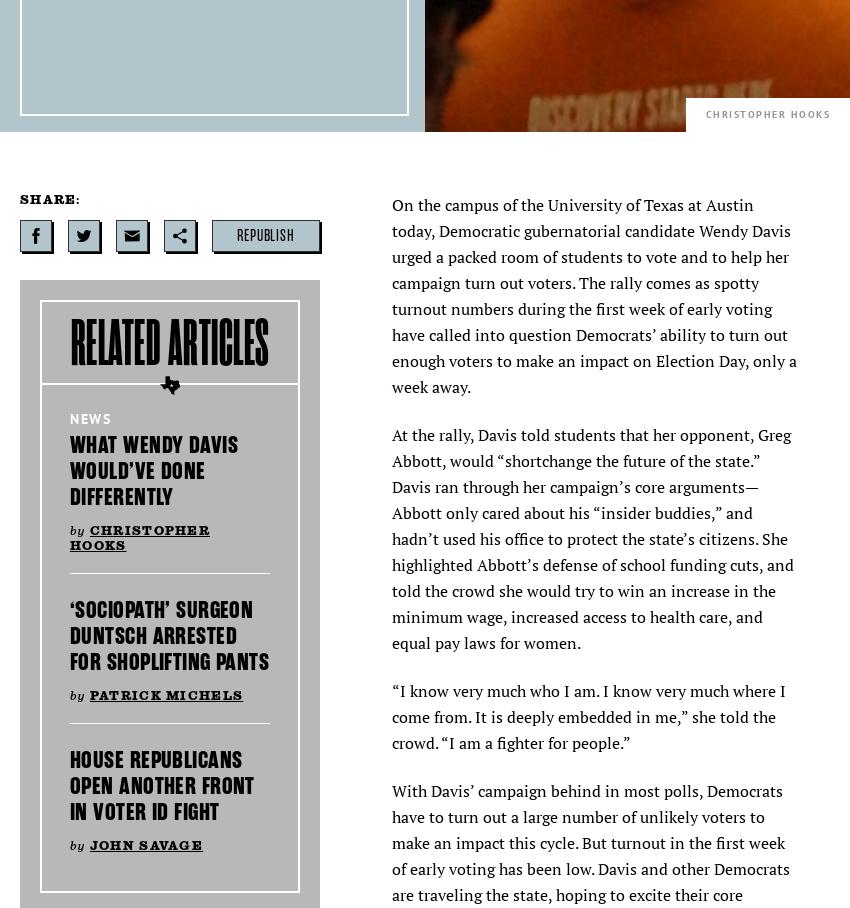 The width and height of the screenshot is (850, 908). Describe the element at coordinates (392, 715) in the screenshot. I see `'“I know very much who I am. I know very much where I come from. It is deeply embedded in me,” she told the crowd. “I am a fighter for people.”'` at that location.